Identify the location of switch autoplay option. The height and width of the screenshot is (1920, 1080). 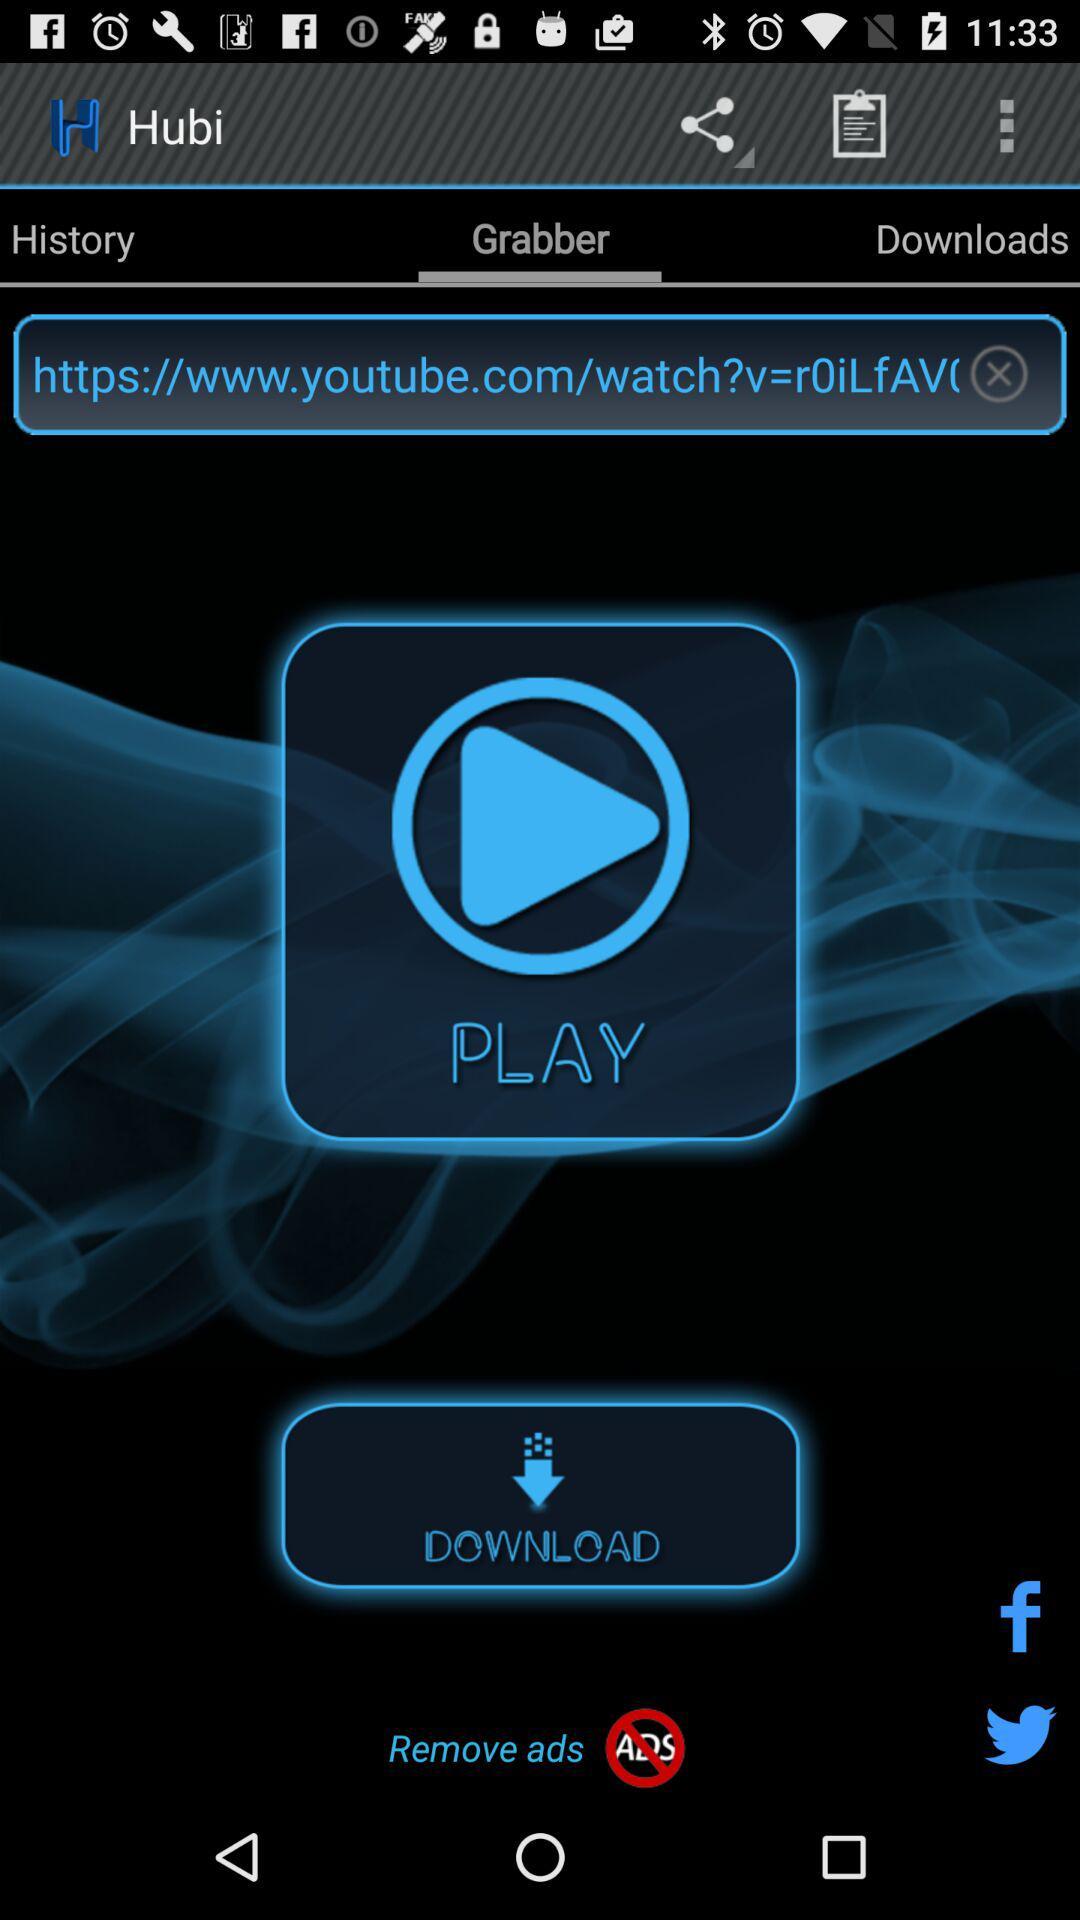
(540, 1494).